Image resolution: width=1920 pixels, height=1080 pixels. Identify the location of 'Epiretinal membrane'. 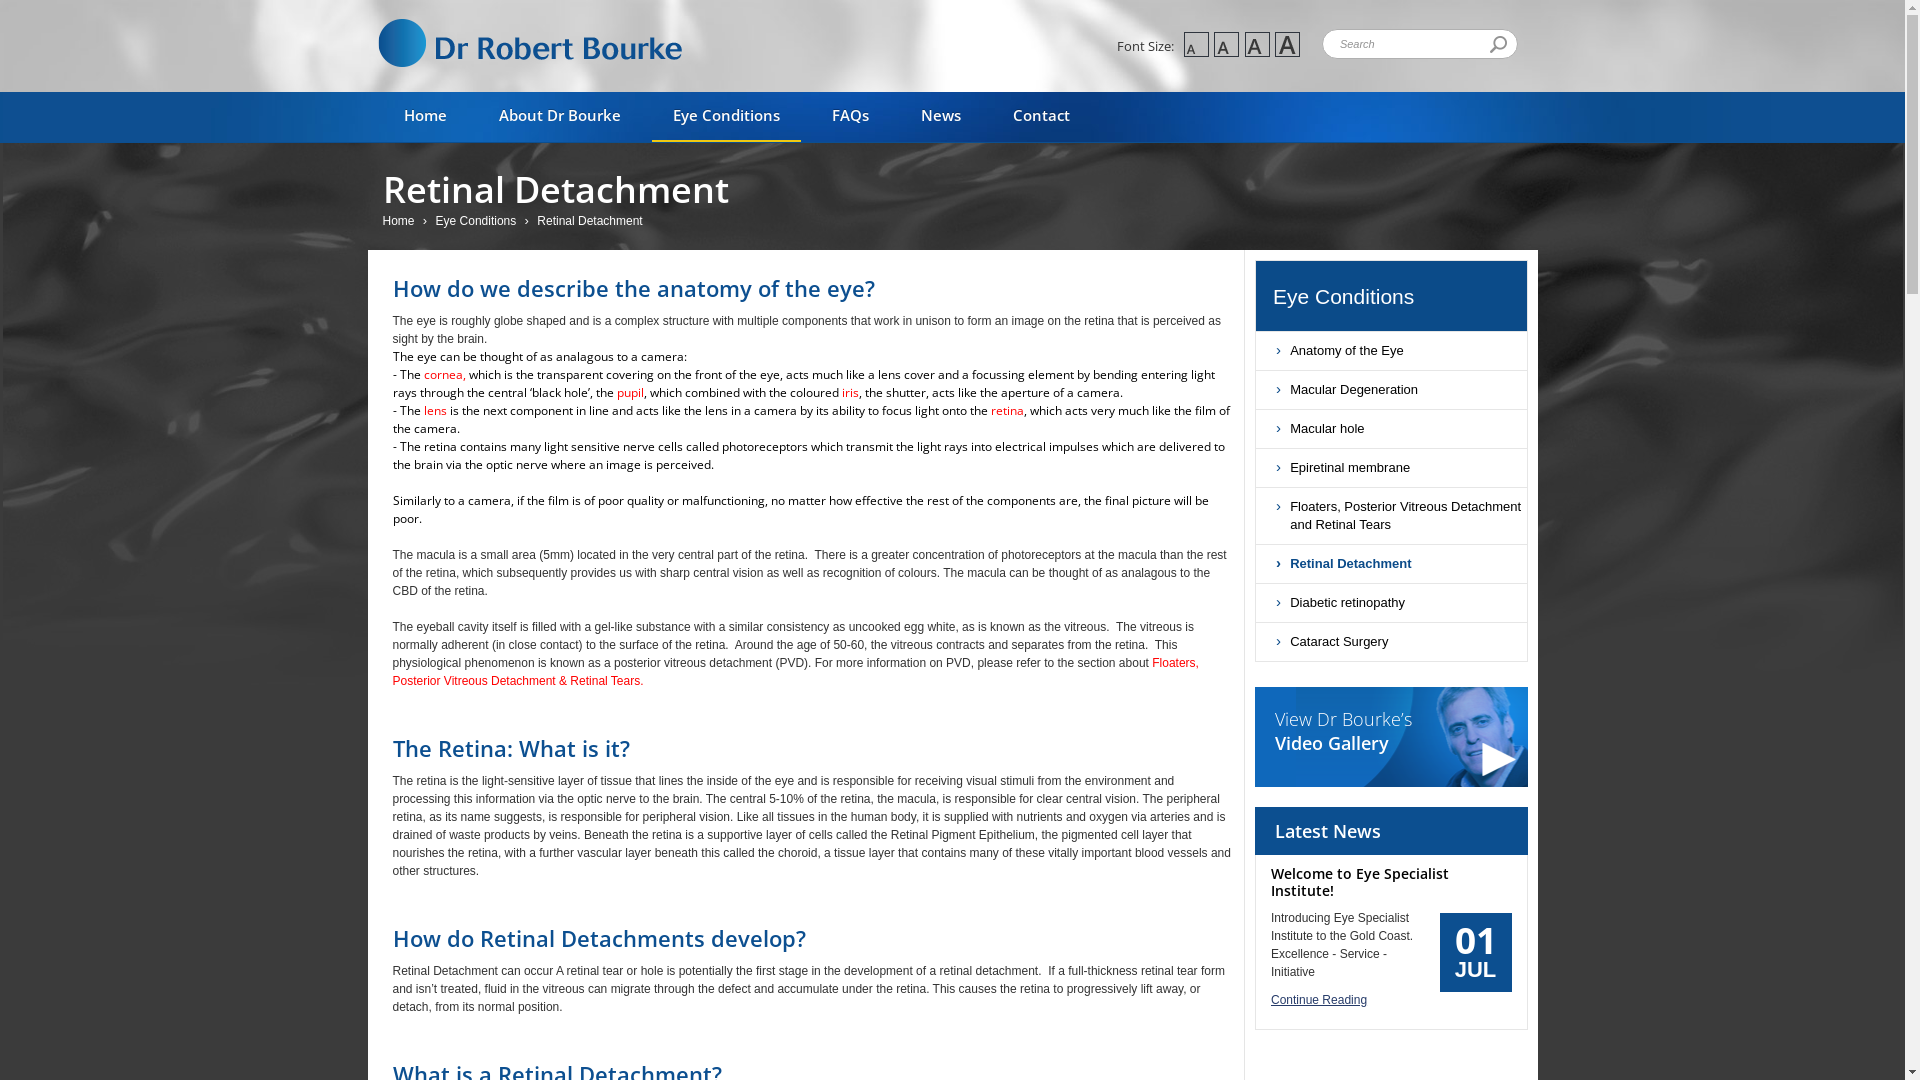
(1255, 467).